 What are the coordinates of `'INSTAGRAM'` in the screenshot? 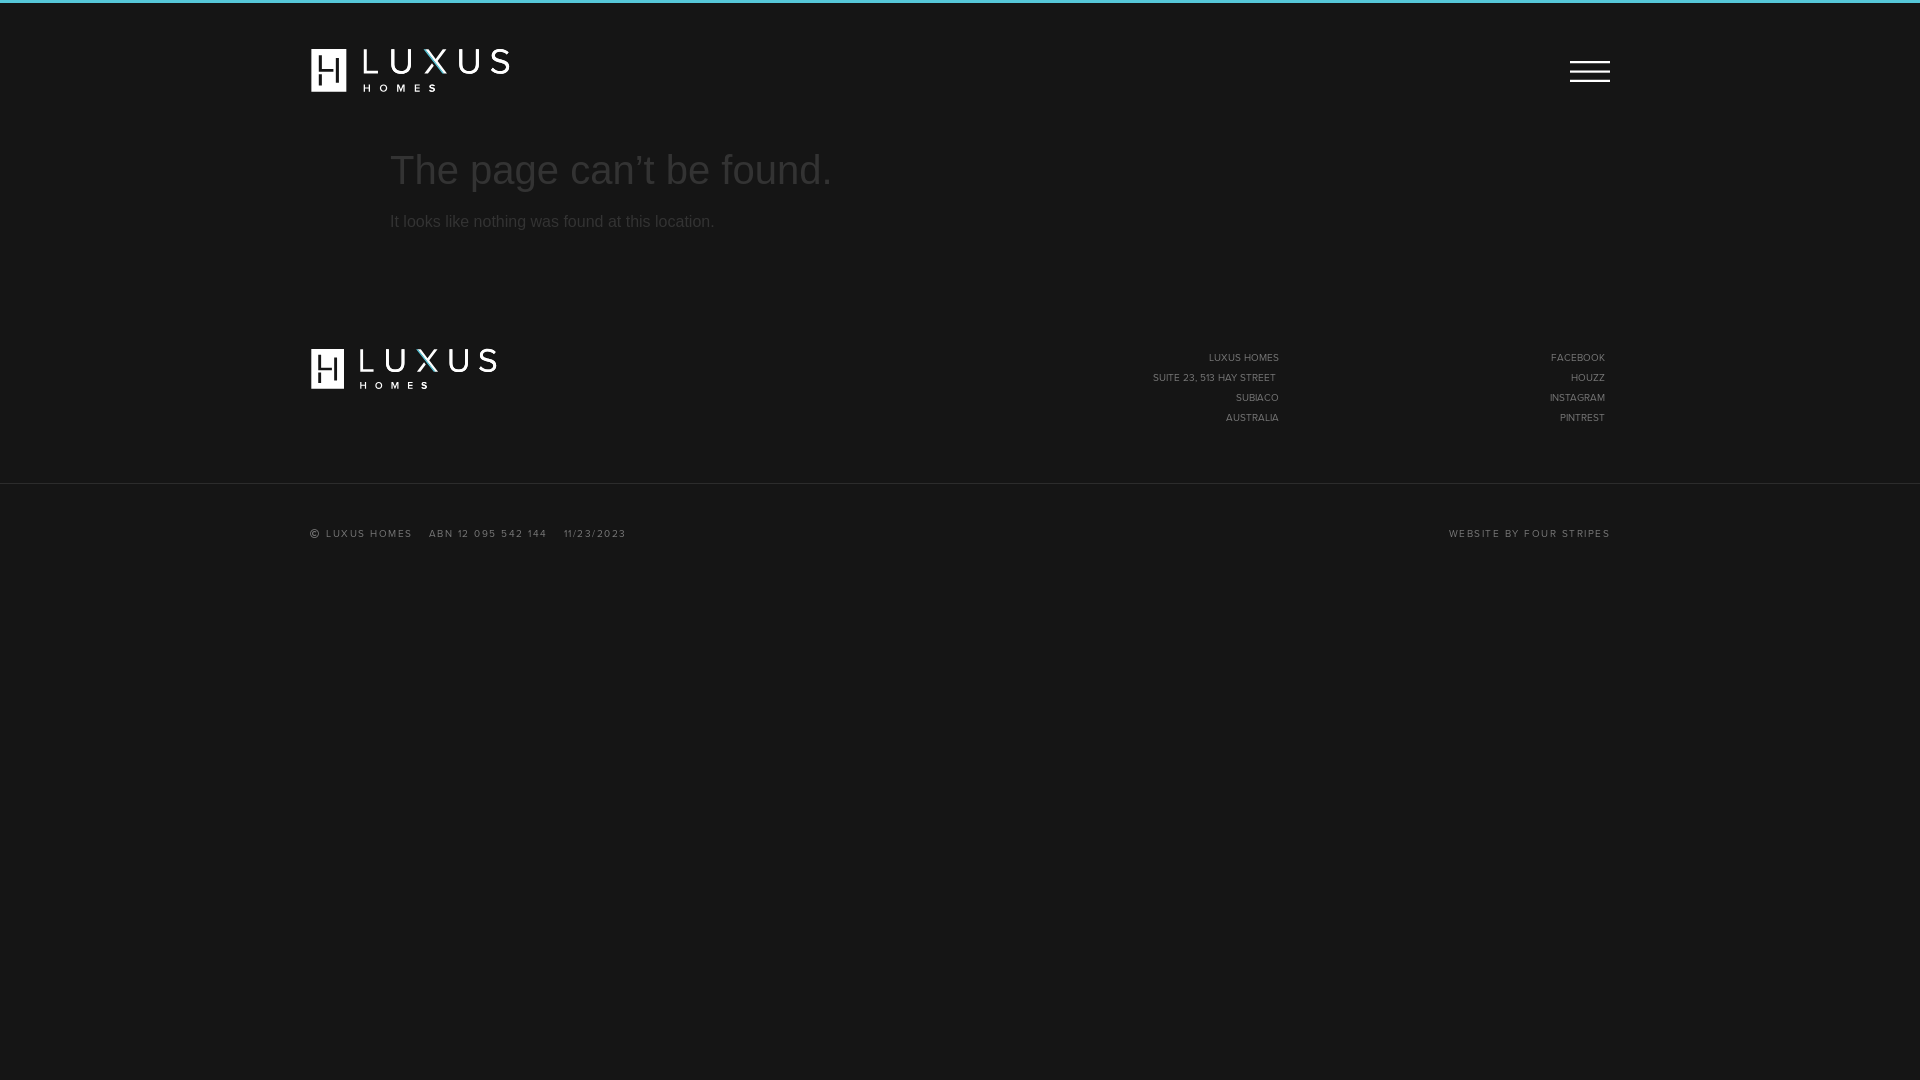 It's located at (1576, 397).